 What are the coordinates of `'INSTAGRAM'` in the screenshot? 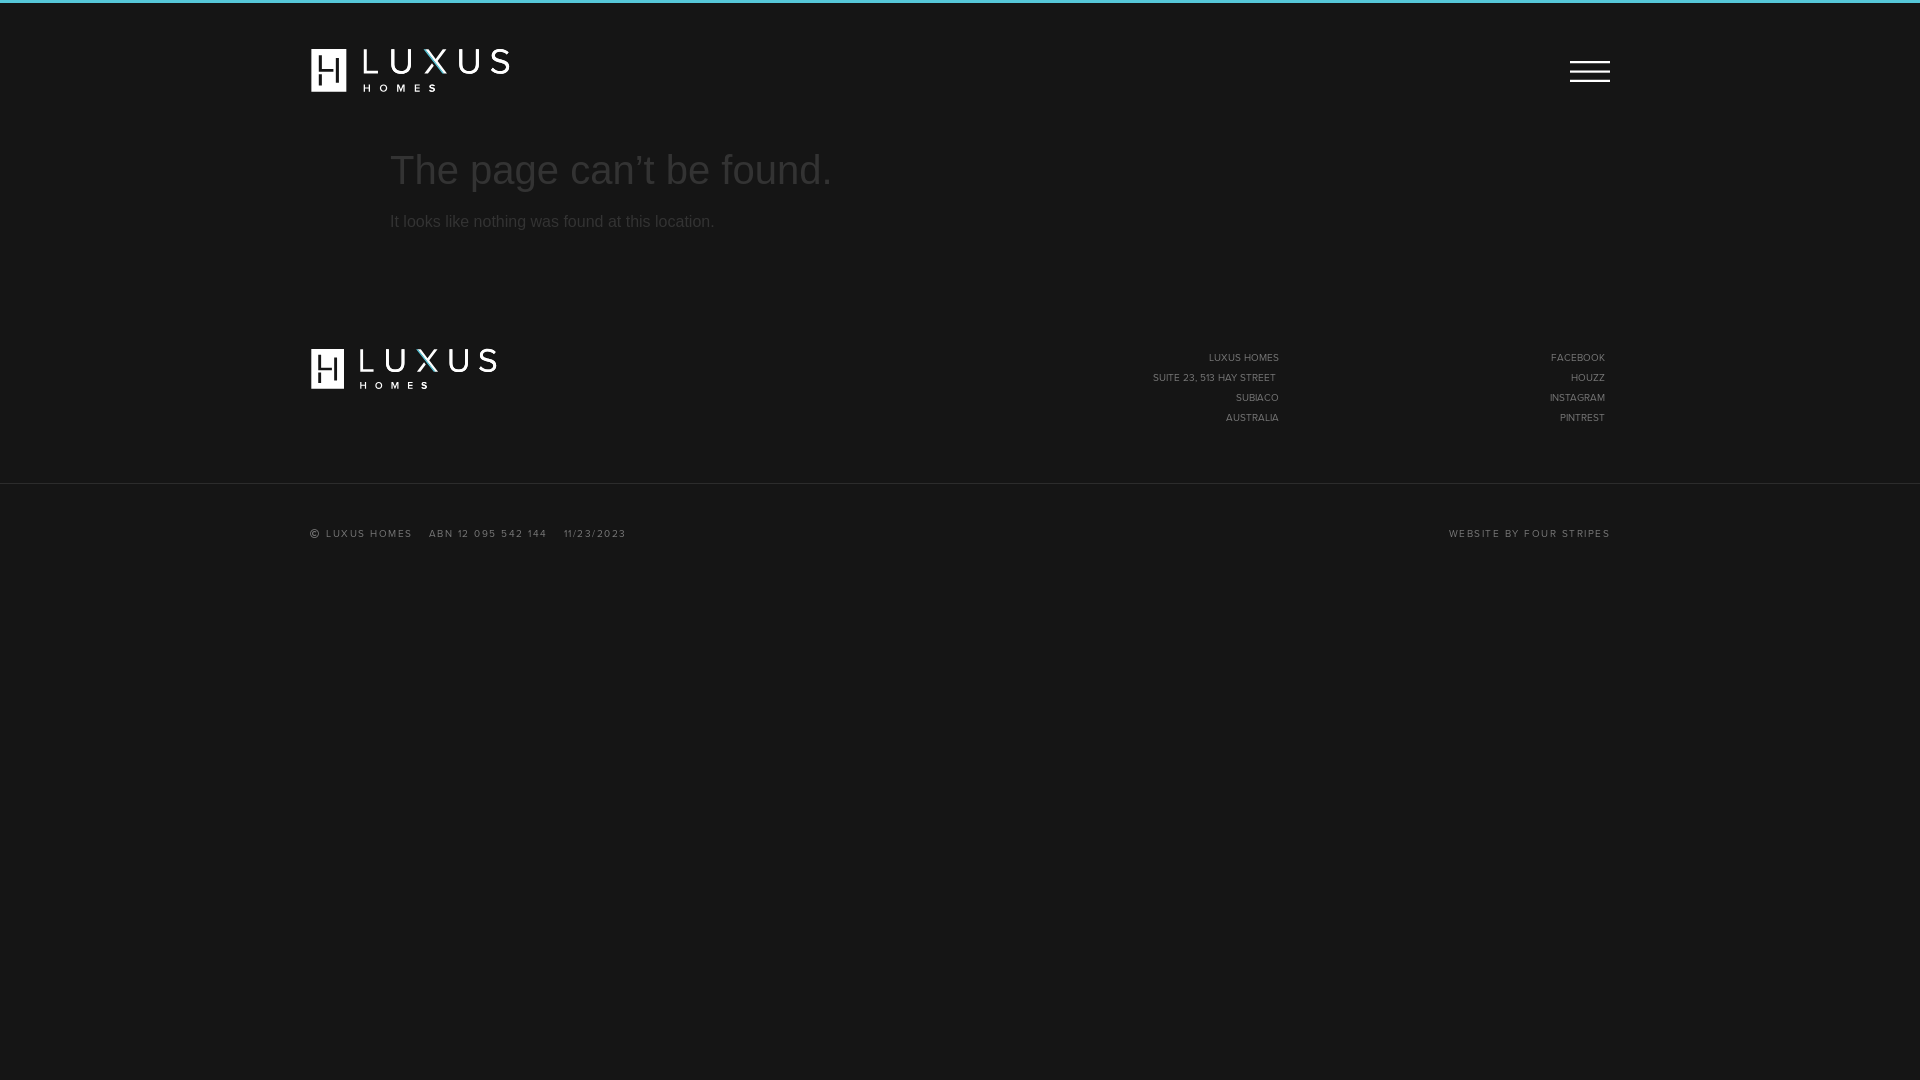 It's located at (1576, 397).